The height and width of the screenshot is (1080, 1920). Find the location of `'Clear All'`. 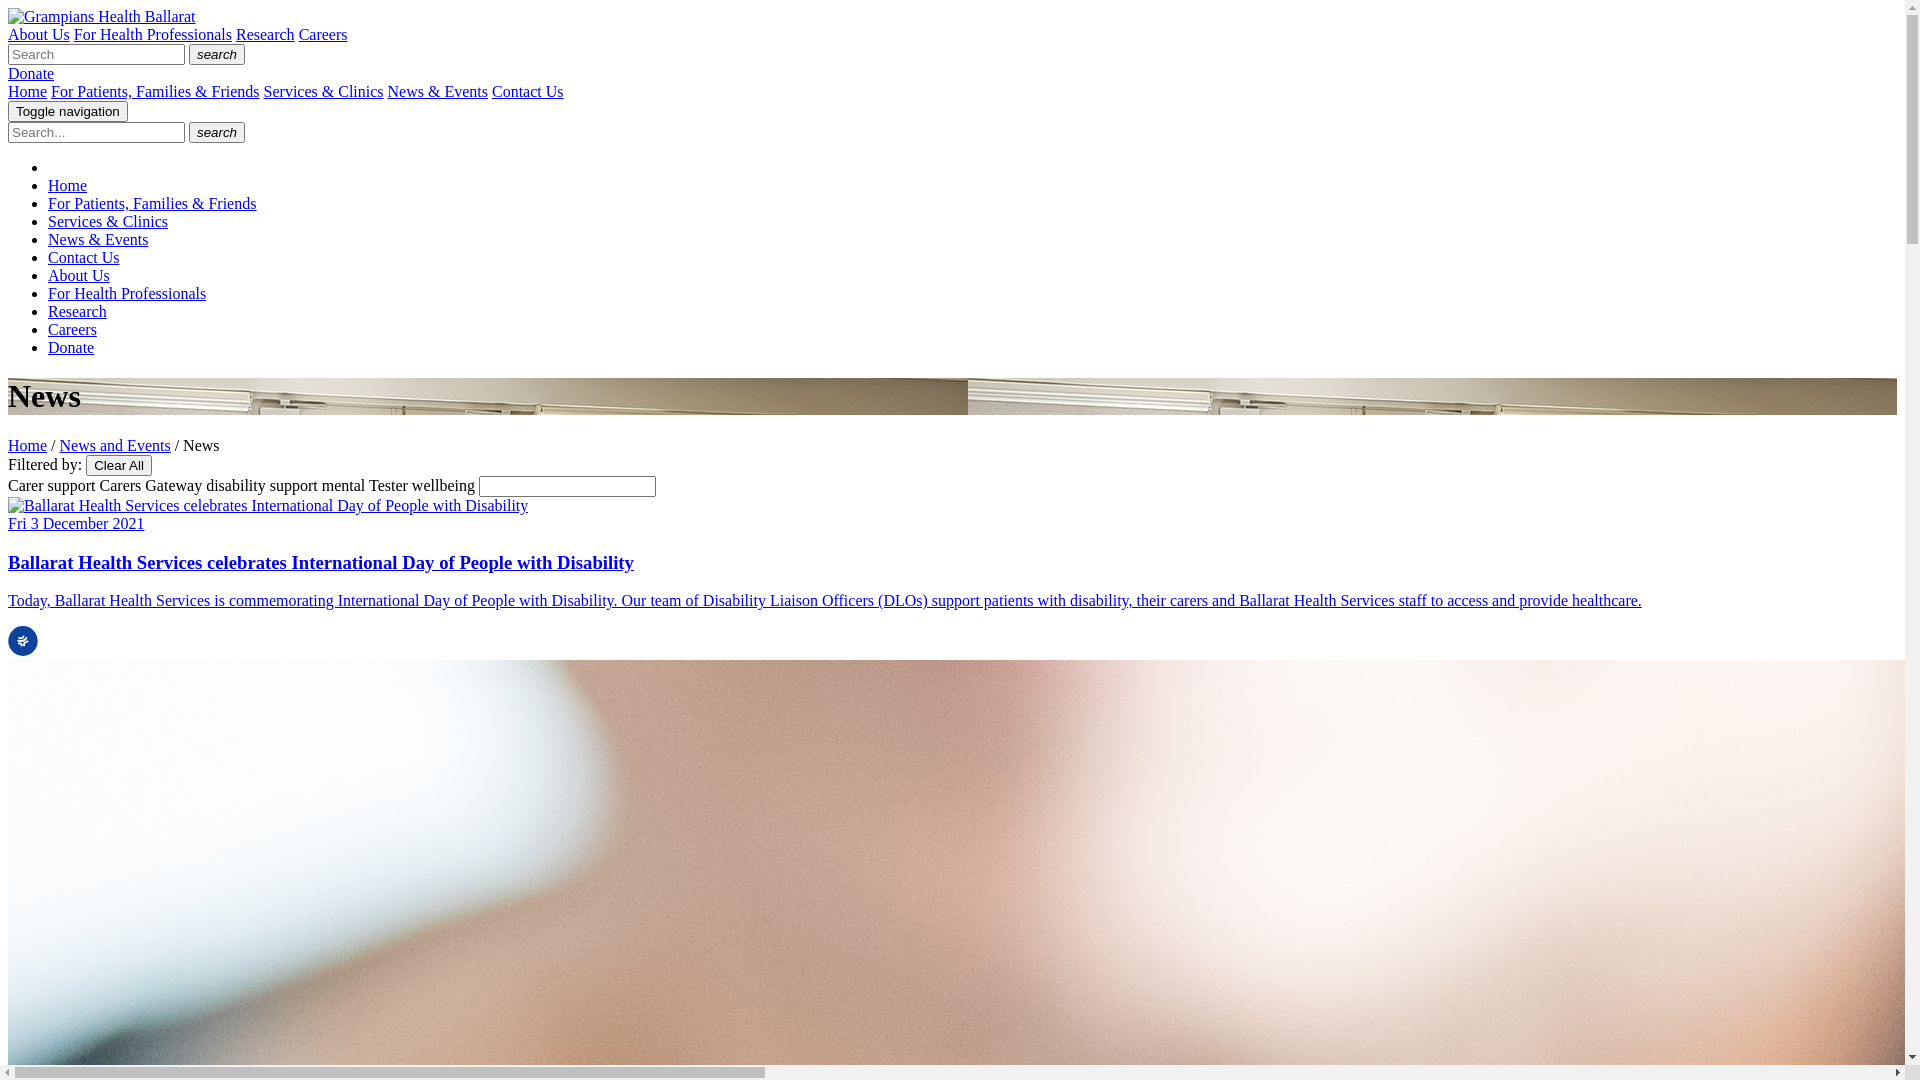

'Clear All' is located at coordinates (118, 465).